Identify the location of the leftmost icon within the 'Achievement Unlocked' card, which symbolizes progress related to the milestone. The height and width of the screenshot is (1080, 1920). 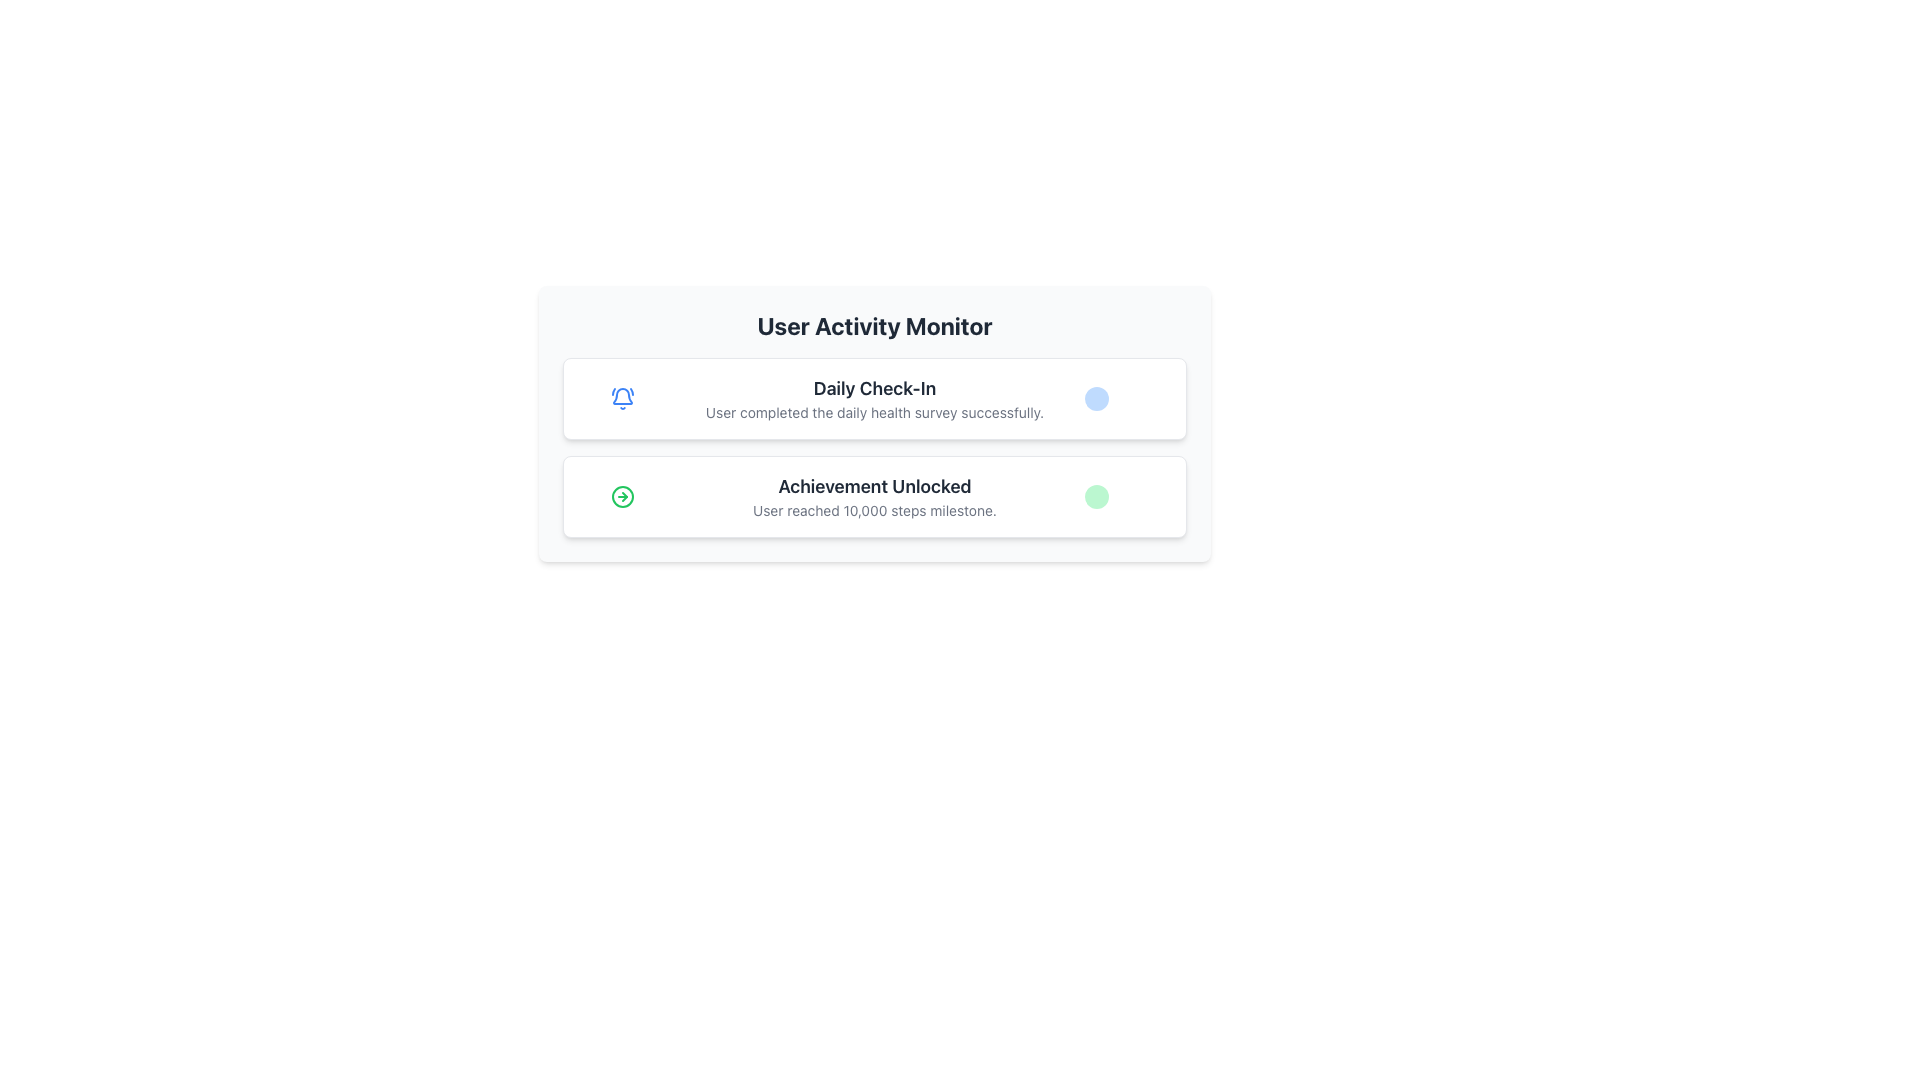
(621, 496).